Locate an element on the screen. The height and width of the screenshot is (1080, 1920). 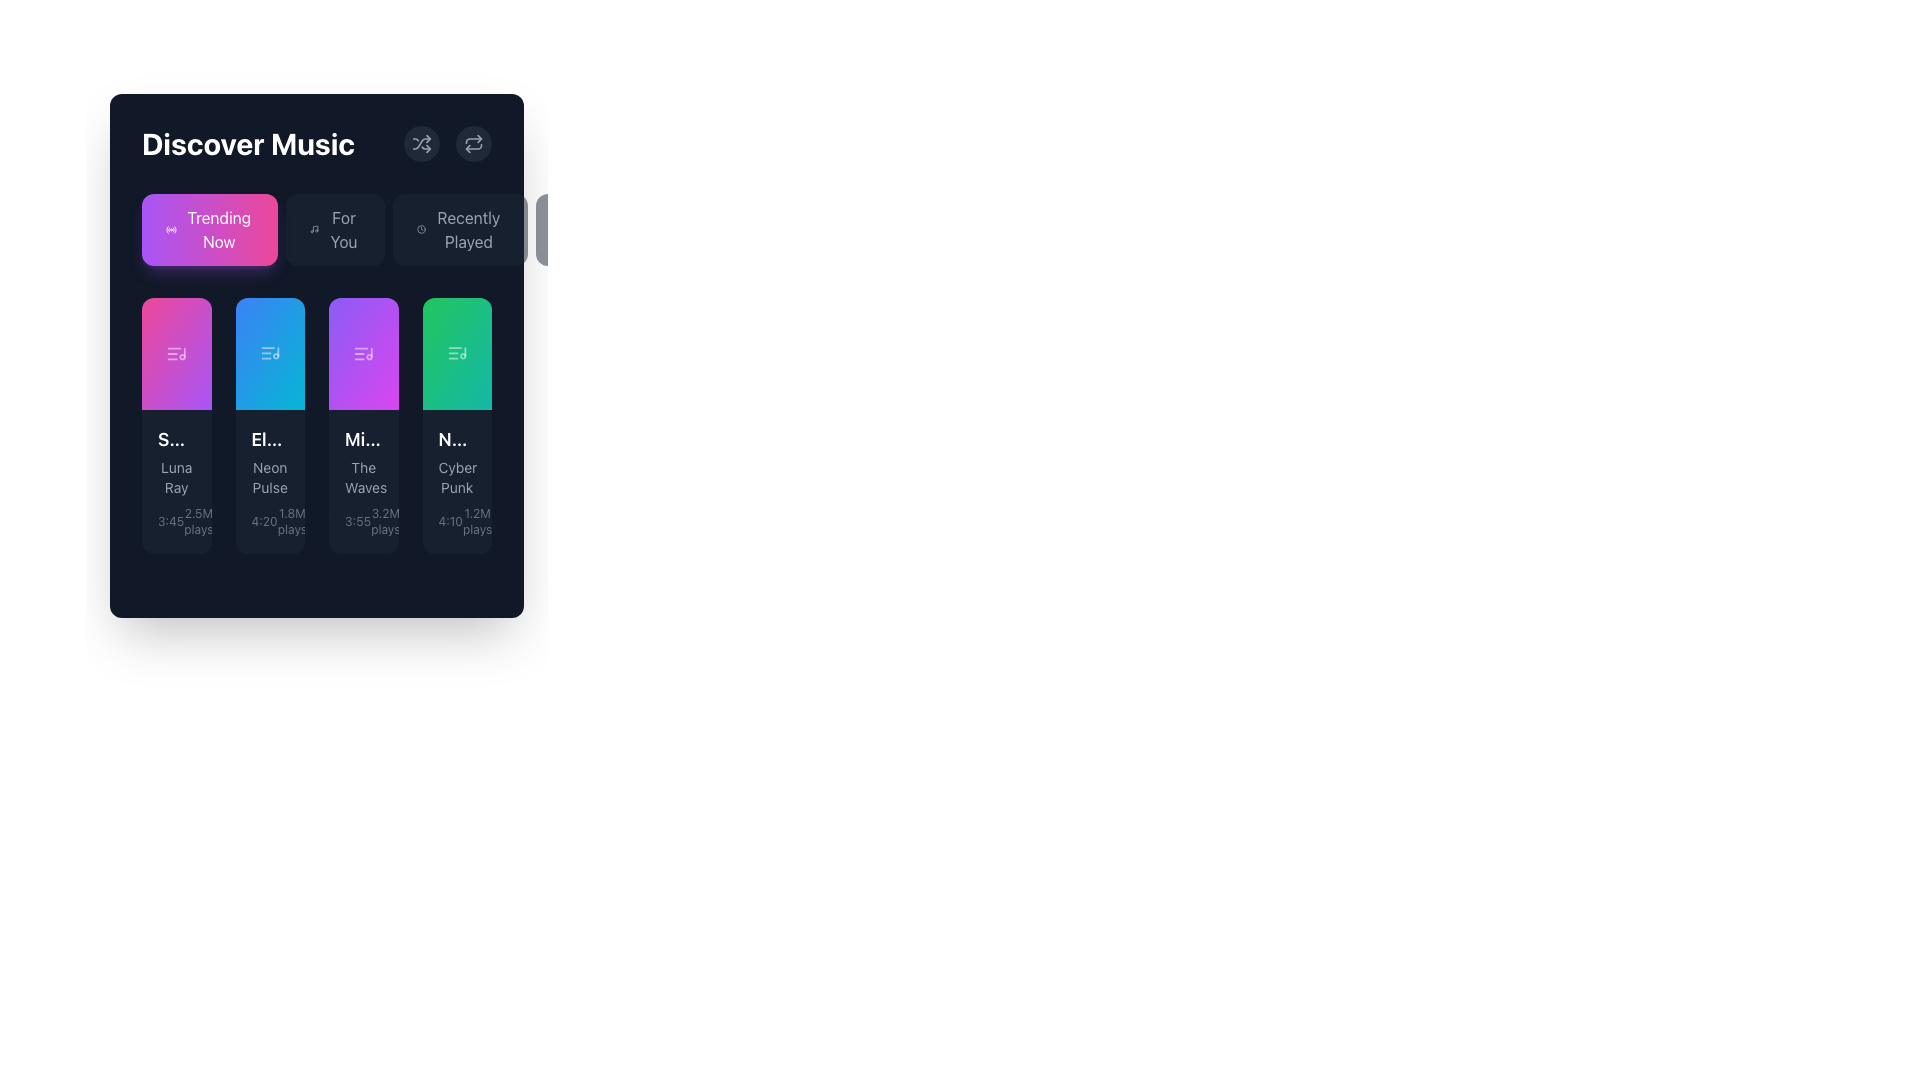
the text label displaying 'Cyber Punk' which is styled in gray color and positioned within a dark-themed card, located below 'Neon City' and above '4:10 - 1.2M plays' is located at coordinates (456, 478).